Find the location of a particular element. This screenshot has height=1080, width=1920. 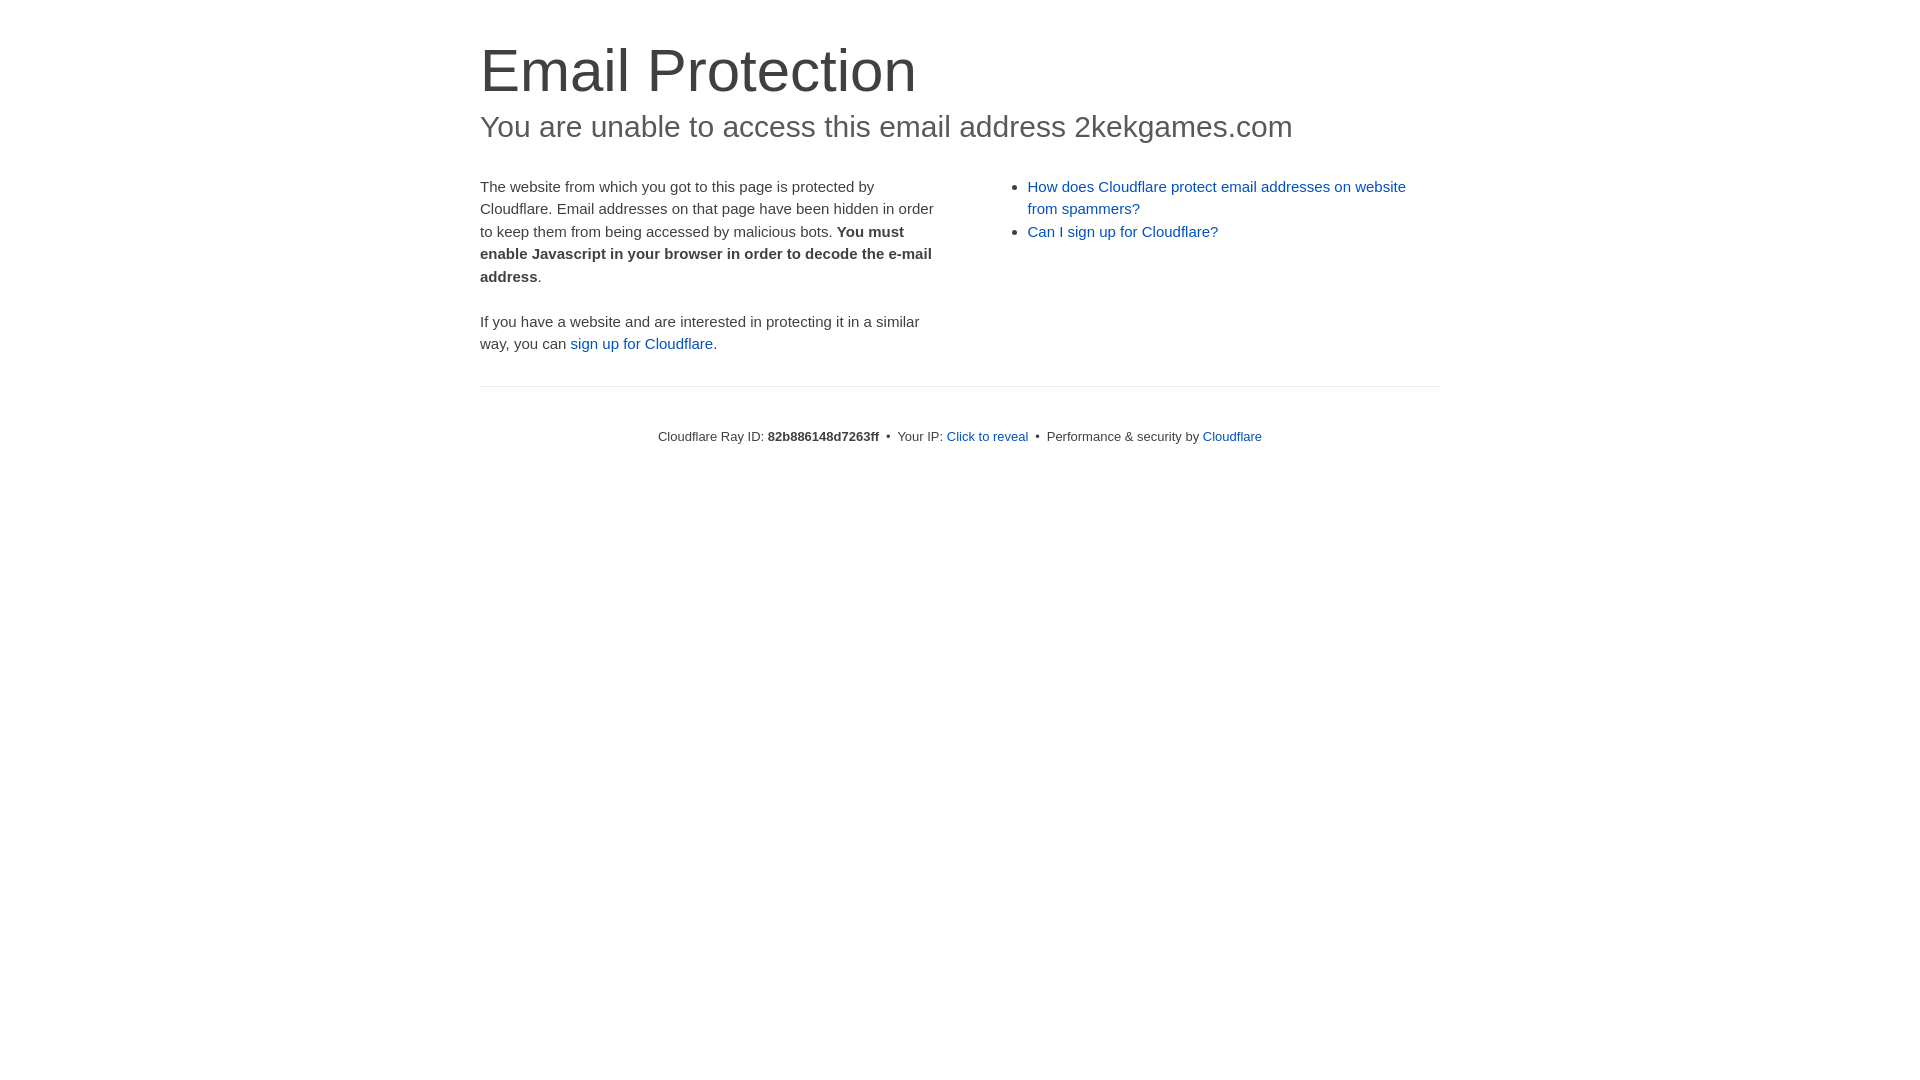

'Cloudflare' is located at coordinates (1231, 435).